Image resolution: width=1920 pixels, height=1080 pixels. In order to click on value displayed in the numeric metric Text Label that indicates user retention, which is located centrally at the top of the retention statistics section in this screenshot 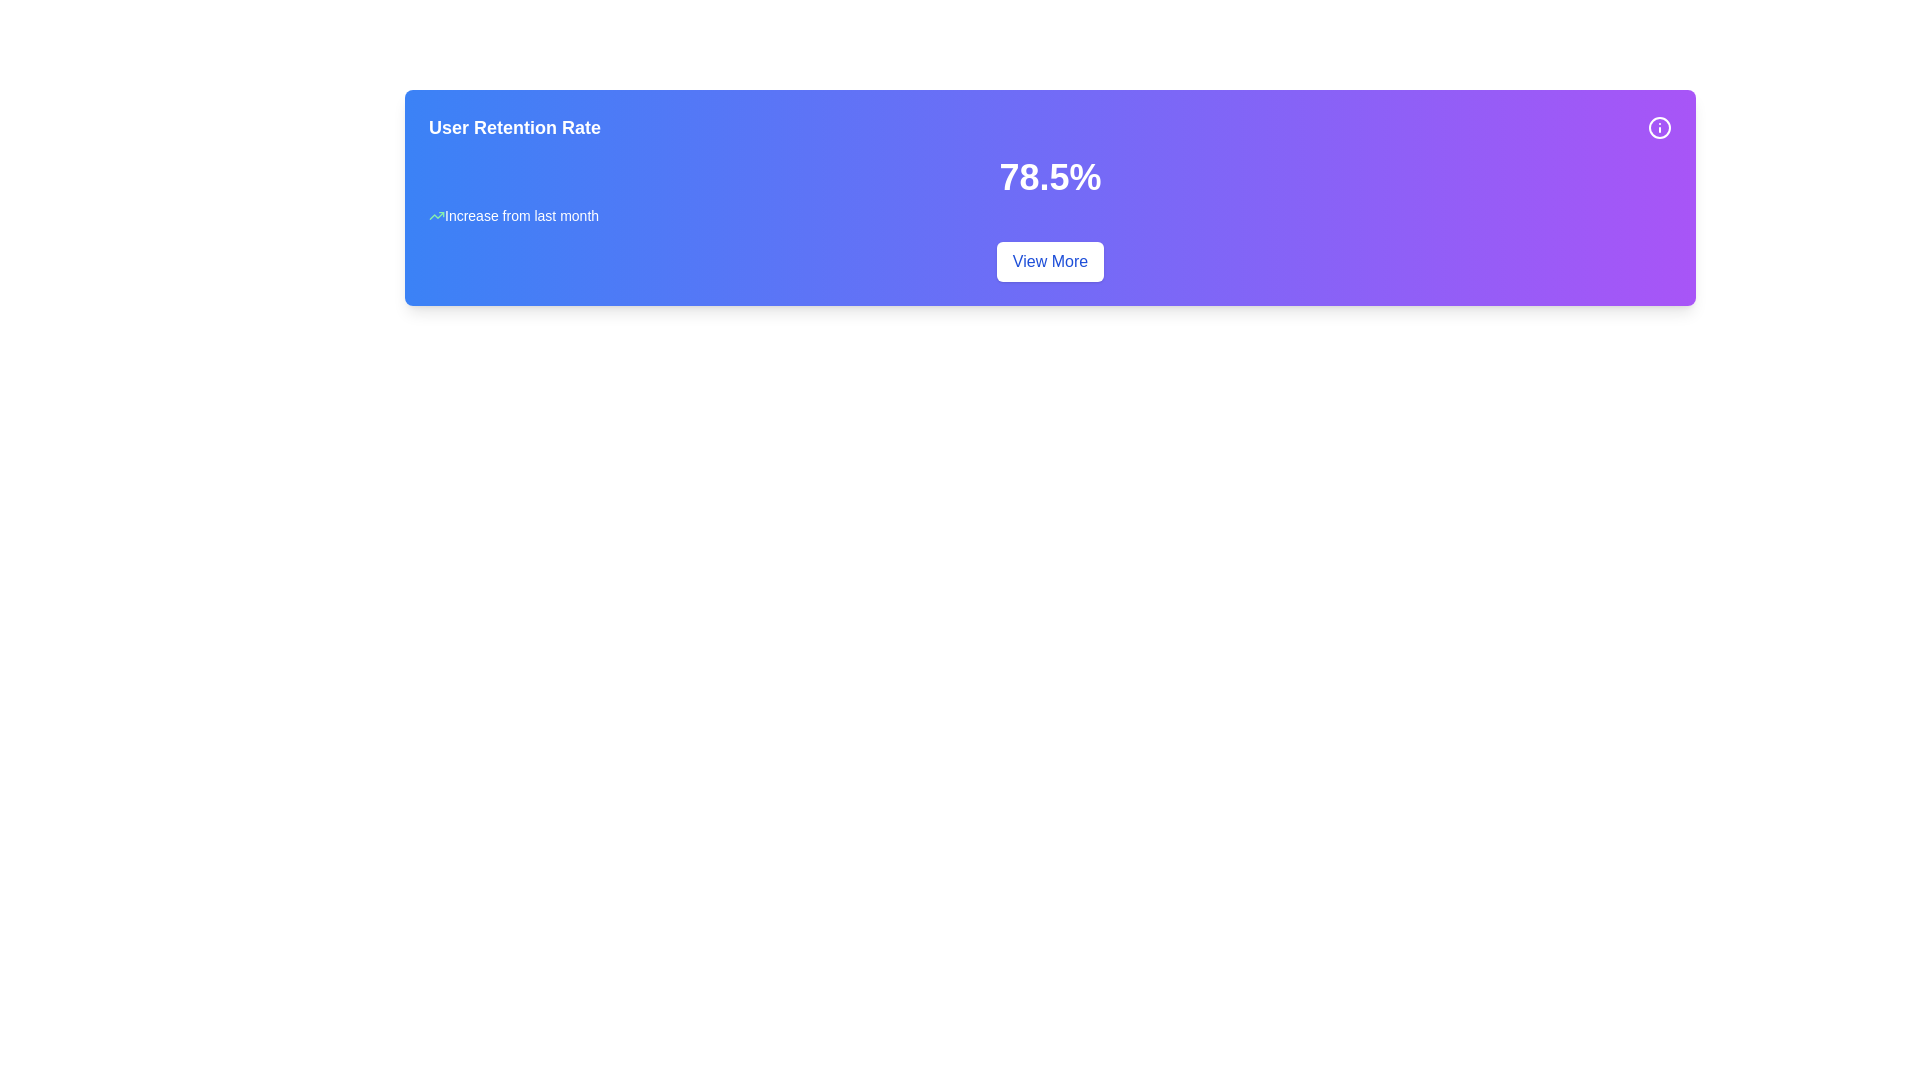, I will do `click(1049, 176)`.